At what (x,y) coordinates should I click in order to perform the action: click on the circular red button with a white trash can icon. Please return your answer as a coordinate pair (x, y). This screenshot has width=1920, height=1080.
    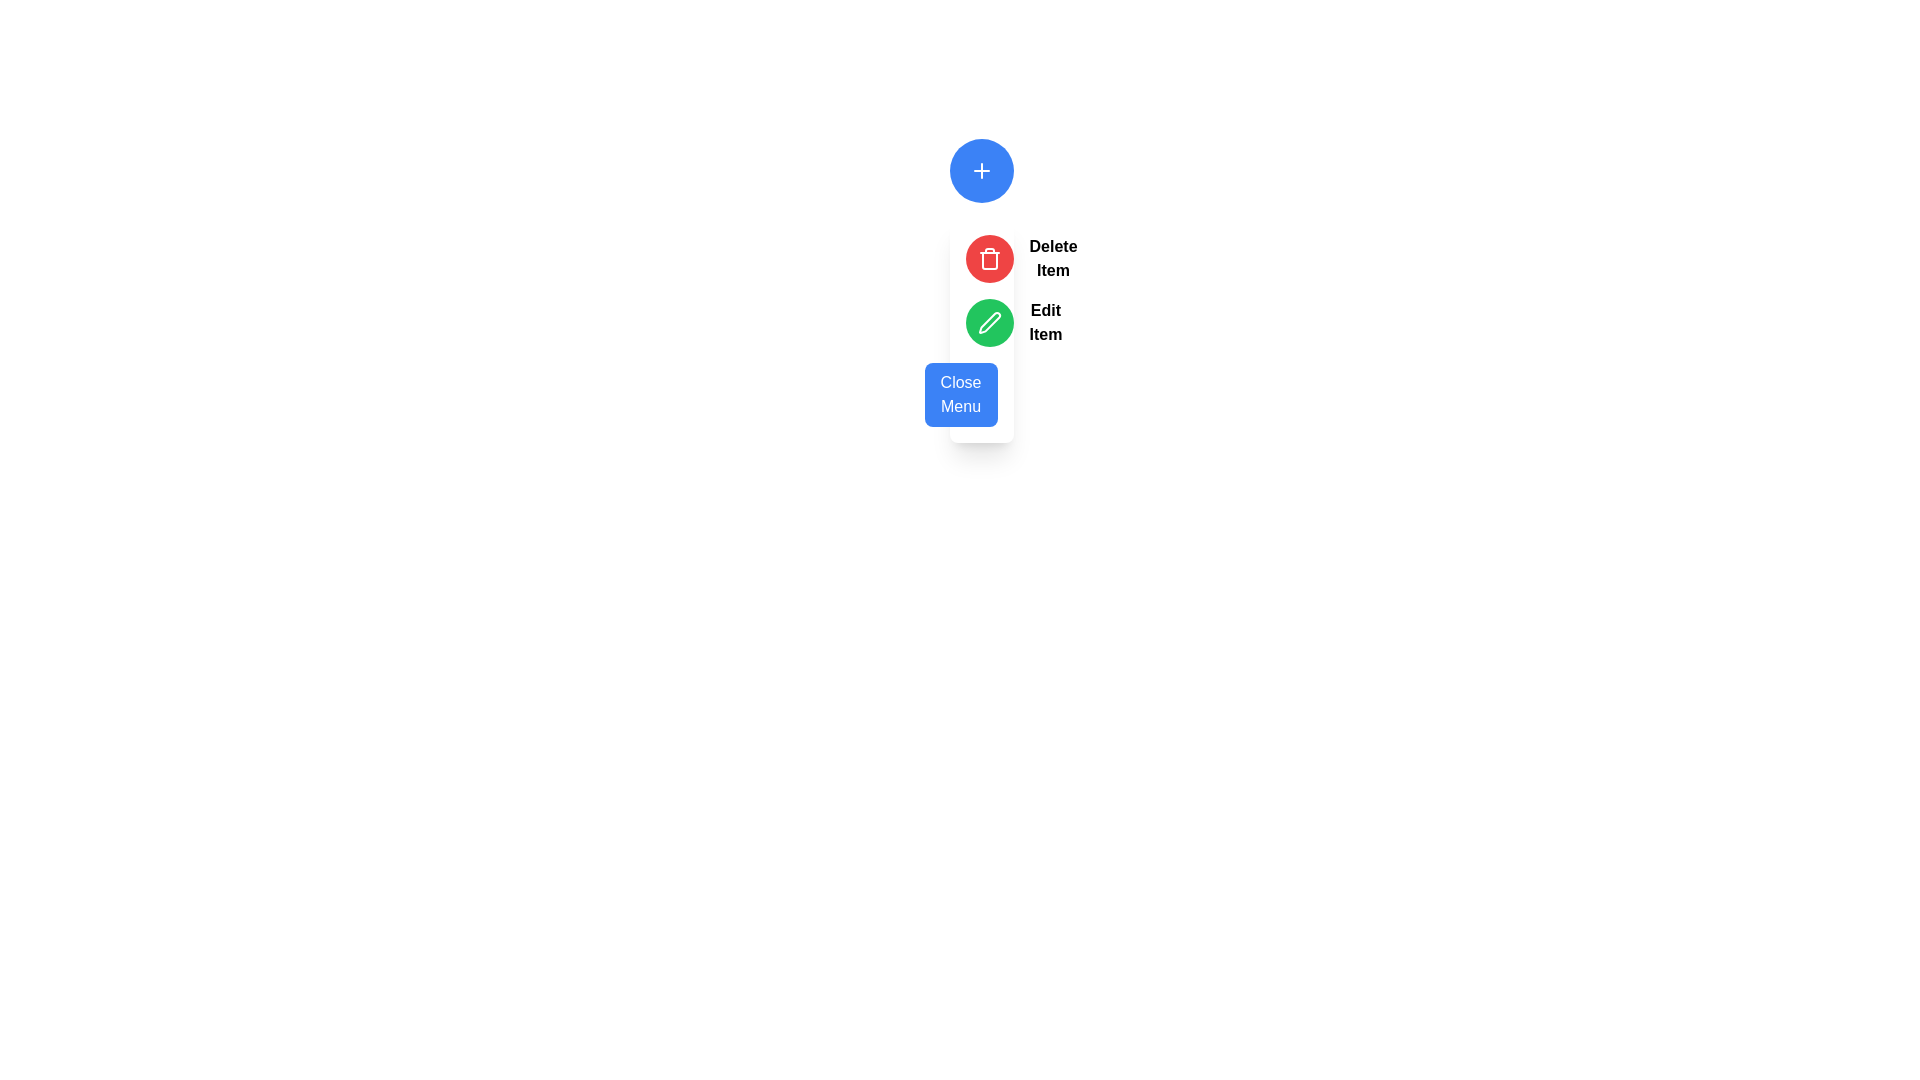
    Looking at the image, I should click on (989, 257).